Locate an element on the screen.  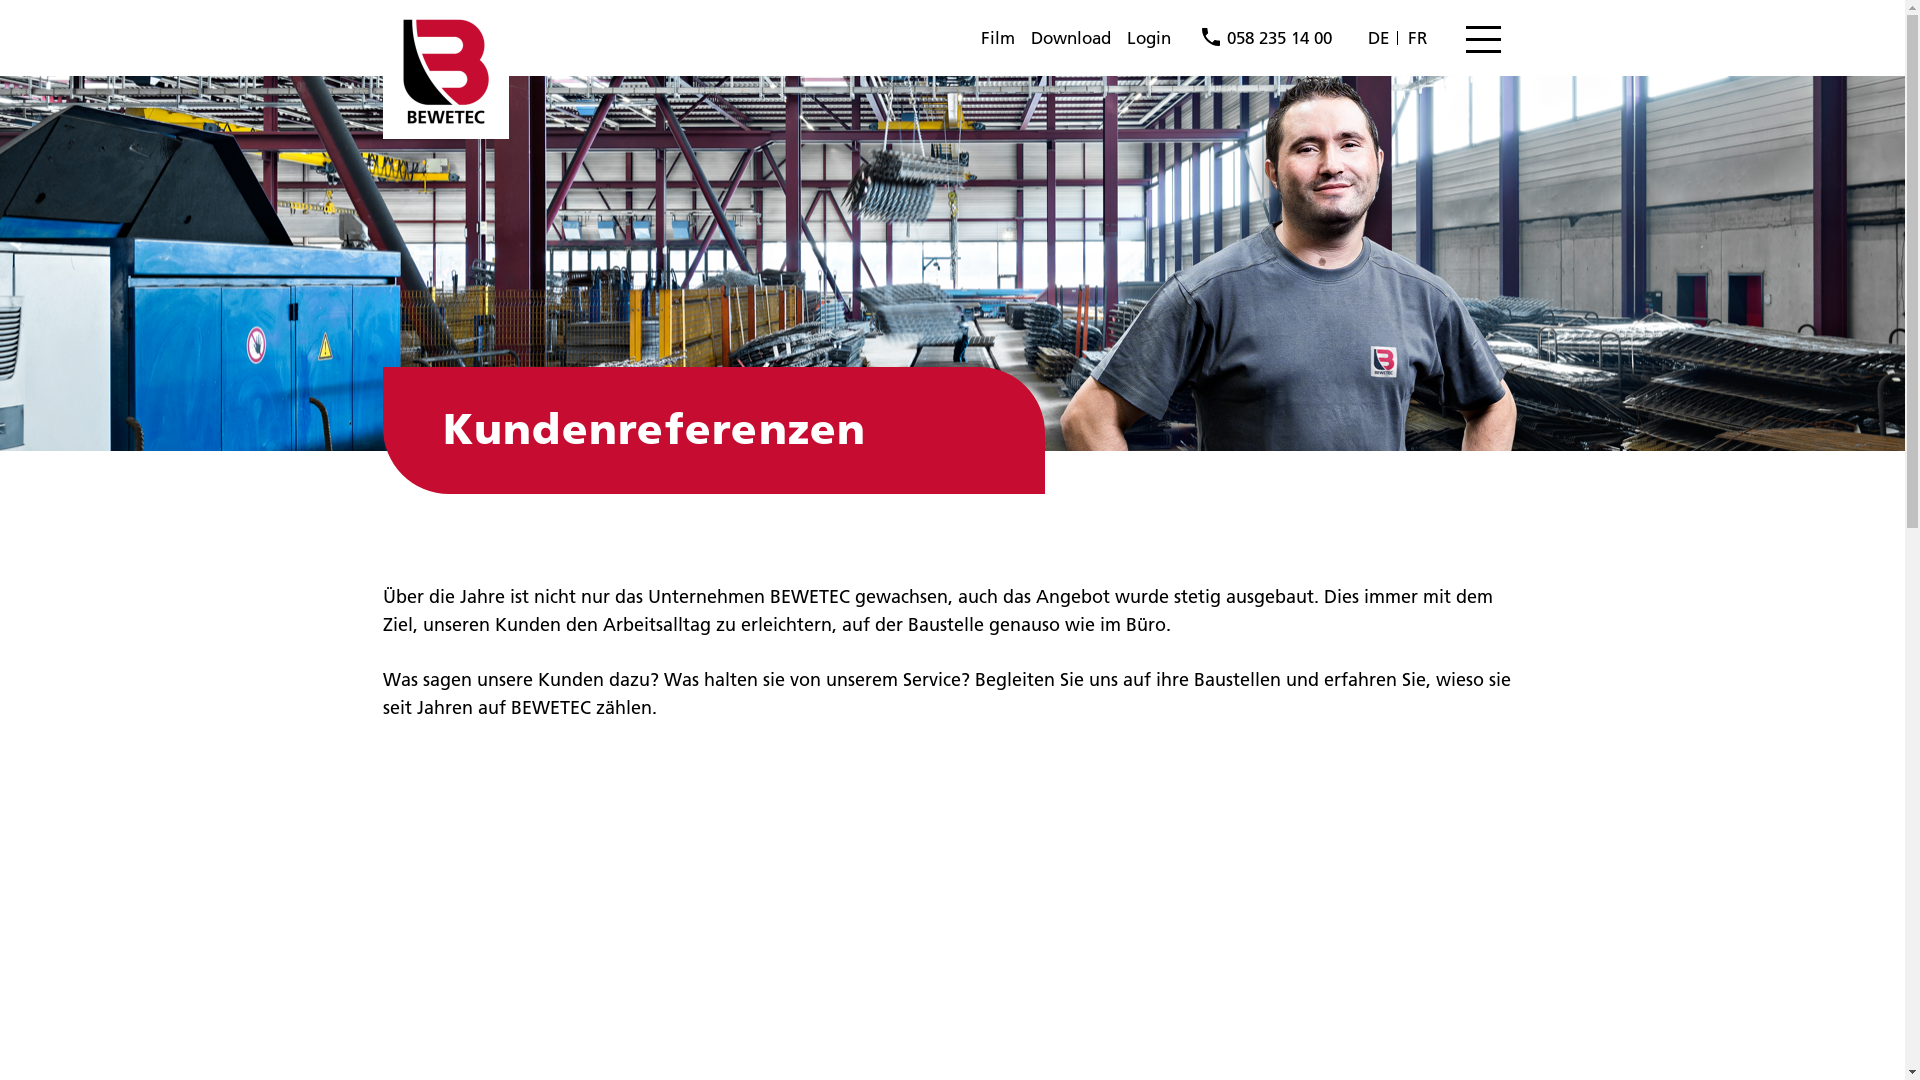
'Login' is located at coordinates (1148, 38).